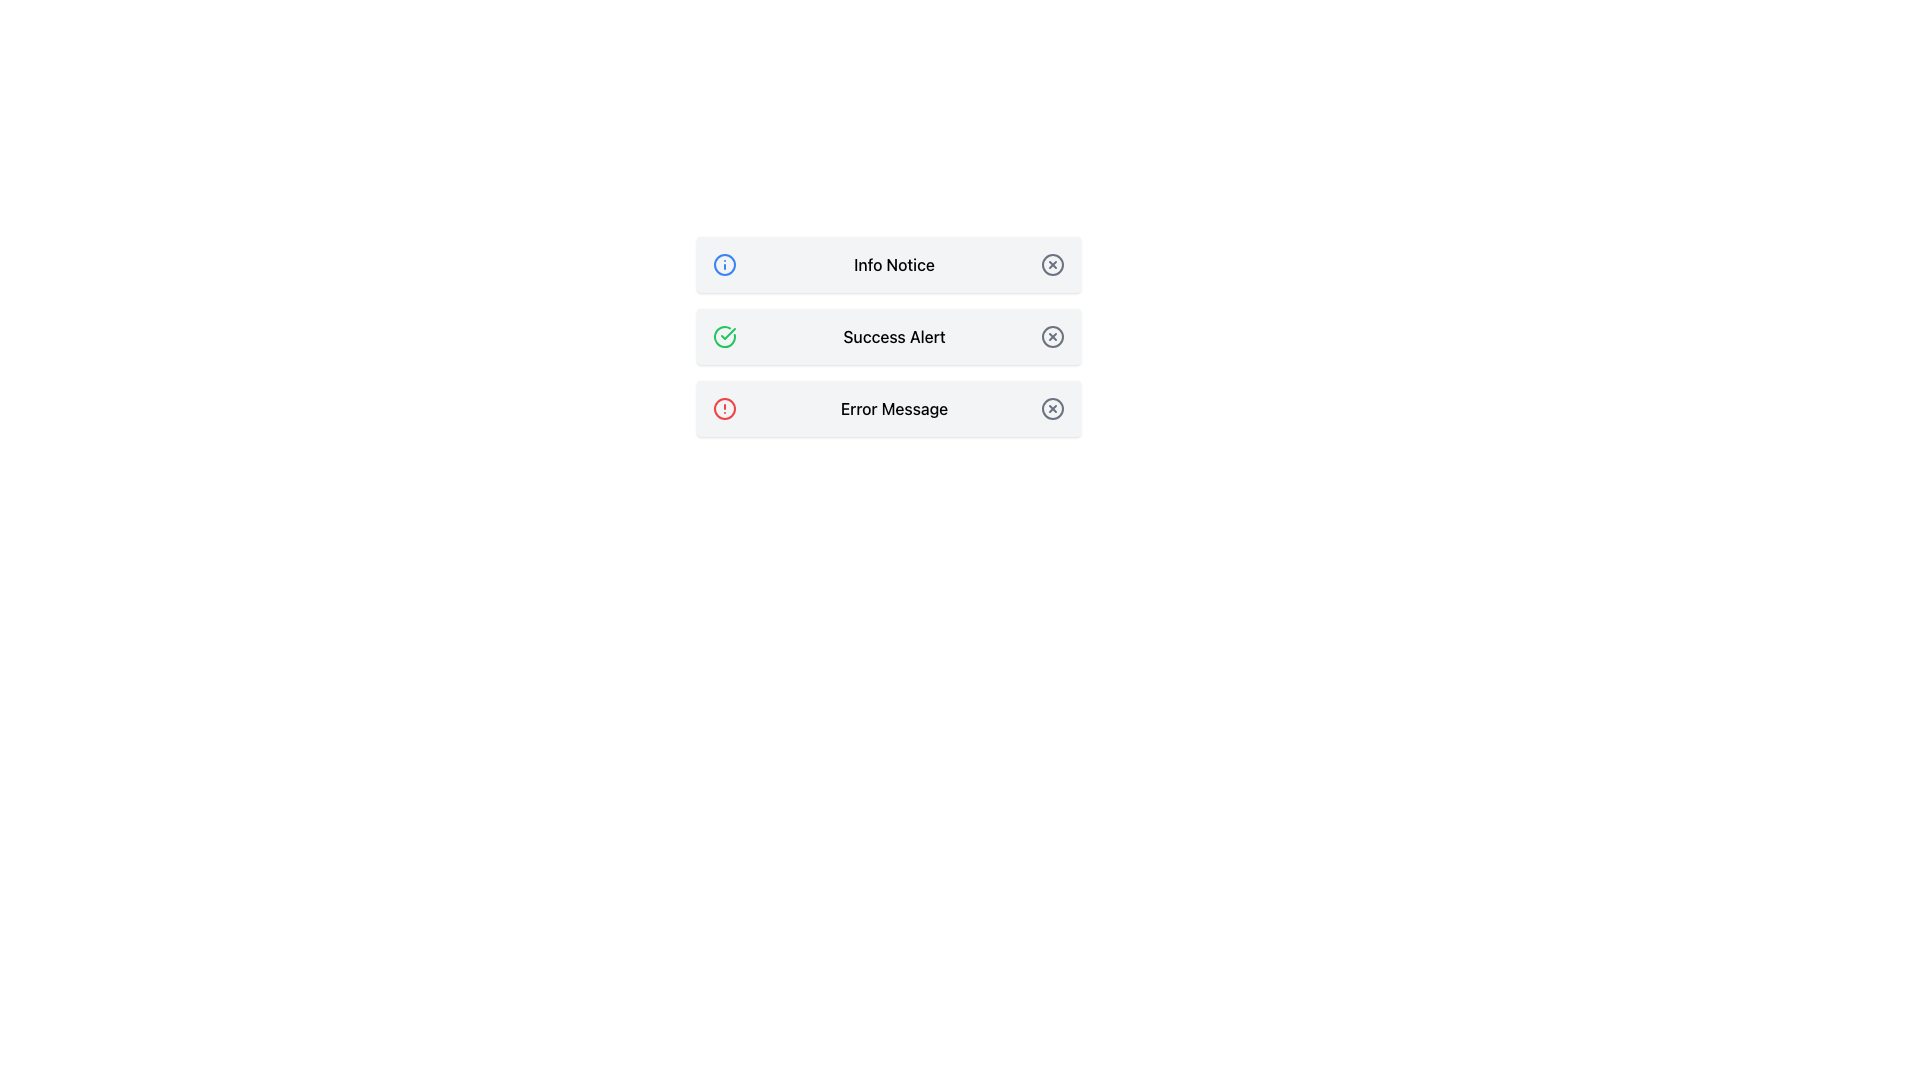 This screenshot has width=1920, height=1080. Describe the element at coordinates (893, 407) in the screenshot. I see `the error message text label, which is part of an alert component located below 'Info Notice' and 'Success Alert'` at that location.